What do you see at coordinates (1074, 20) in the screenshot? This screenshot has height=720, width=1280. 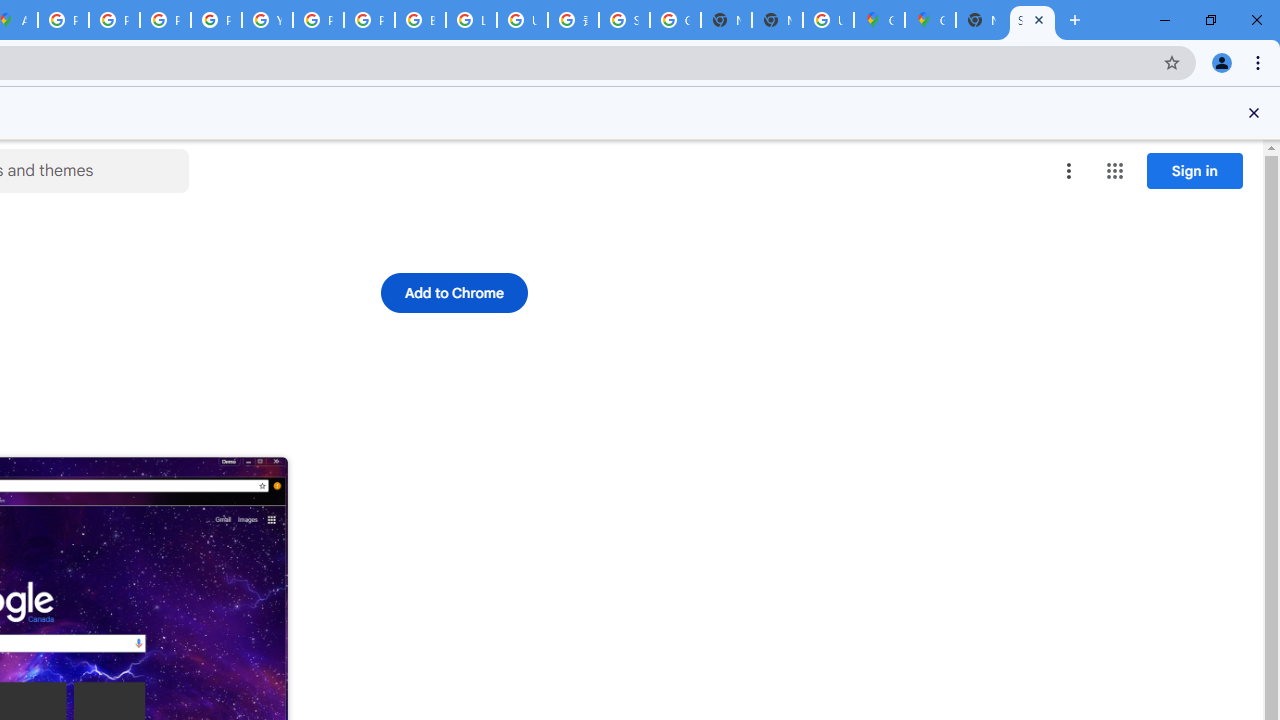 I see `'New Tab'` at bounding box center [1074, 20].